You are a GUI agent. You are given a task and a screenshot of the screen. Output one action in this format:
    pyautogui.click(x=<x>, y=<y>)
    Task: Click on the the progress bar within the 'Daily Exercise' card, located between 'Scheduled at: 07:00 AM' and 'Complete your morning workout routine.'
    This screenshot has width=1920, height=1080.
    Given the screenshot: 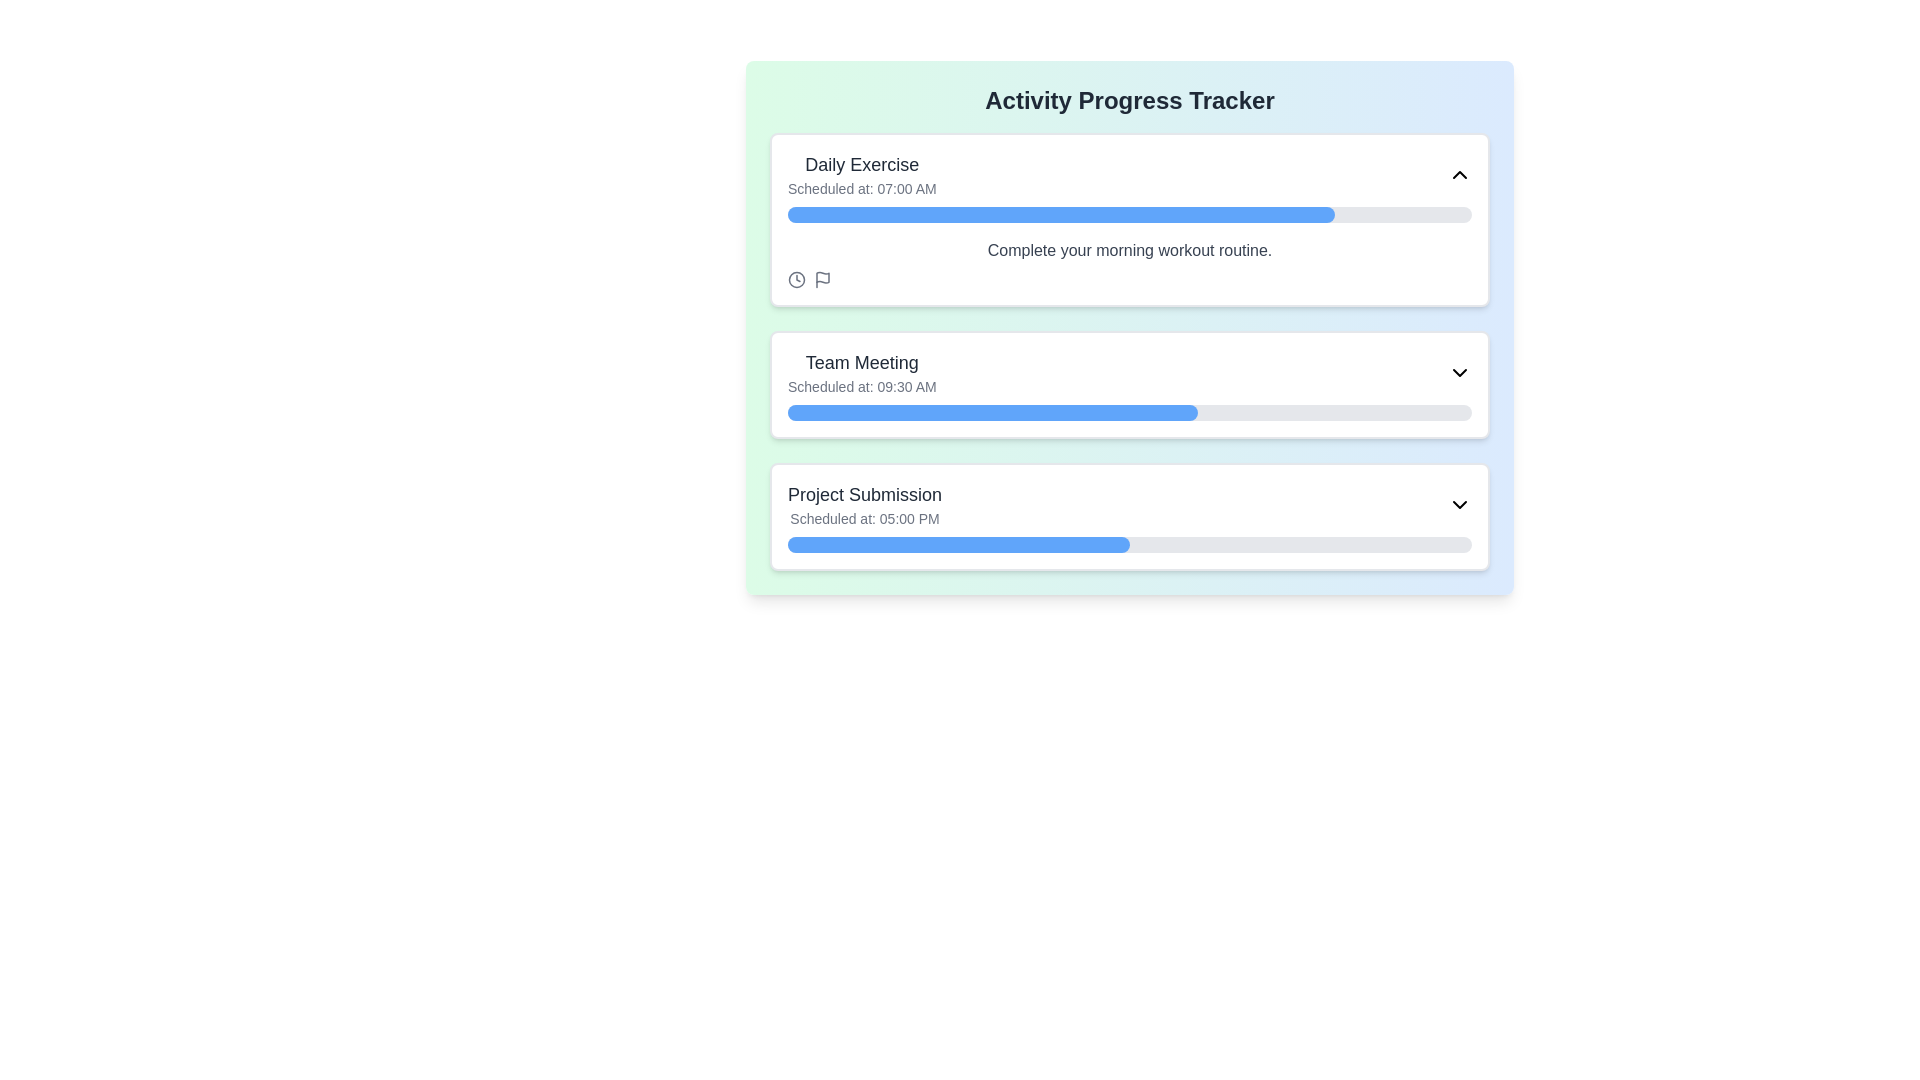 What is the action you would take?
    pyautogui.click(x=1129, y=215)
    